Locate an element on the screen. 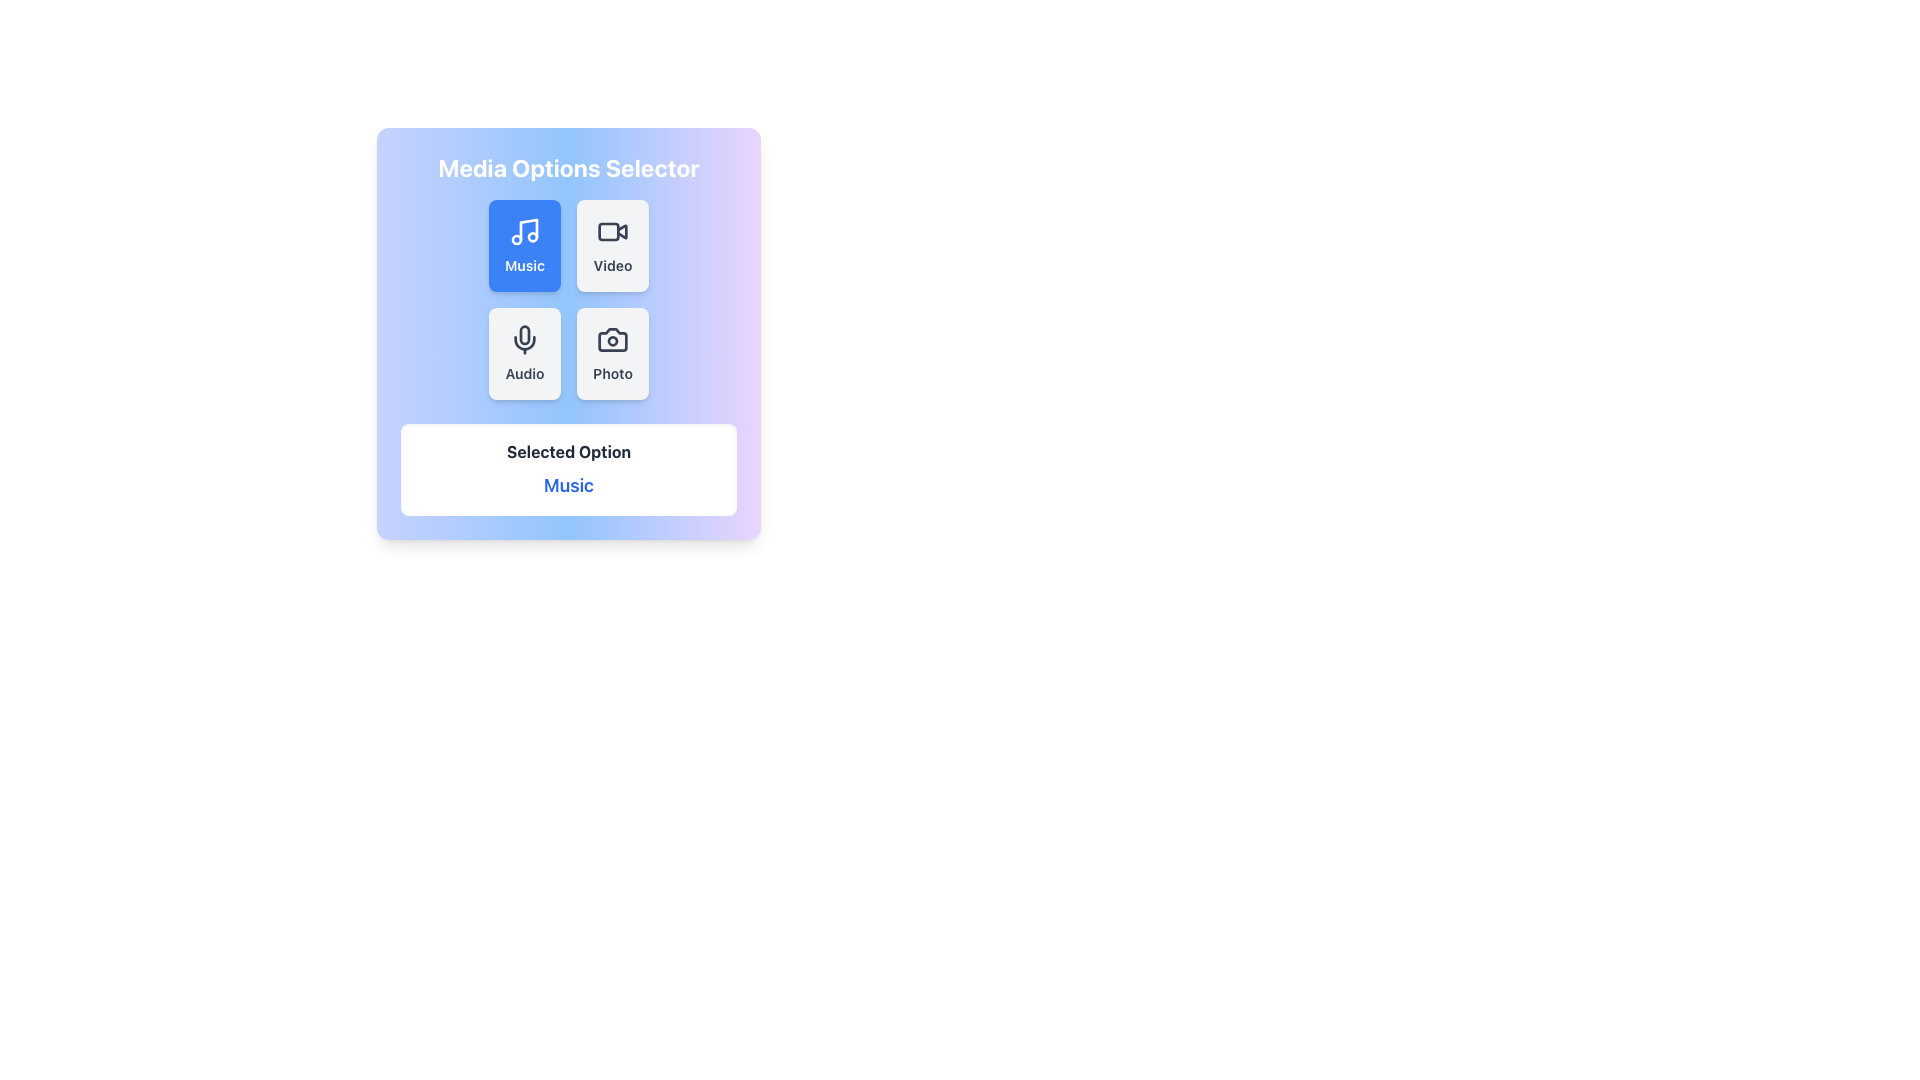 The image size is (1920, 1080). the 'Photo' button in the media options selector interface is located at coordinates (612, 353).